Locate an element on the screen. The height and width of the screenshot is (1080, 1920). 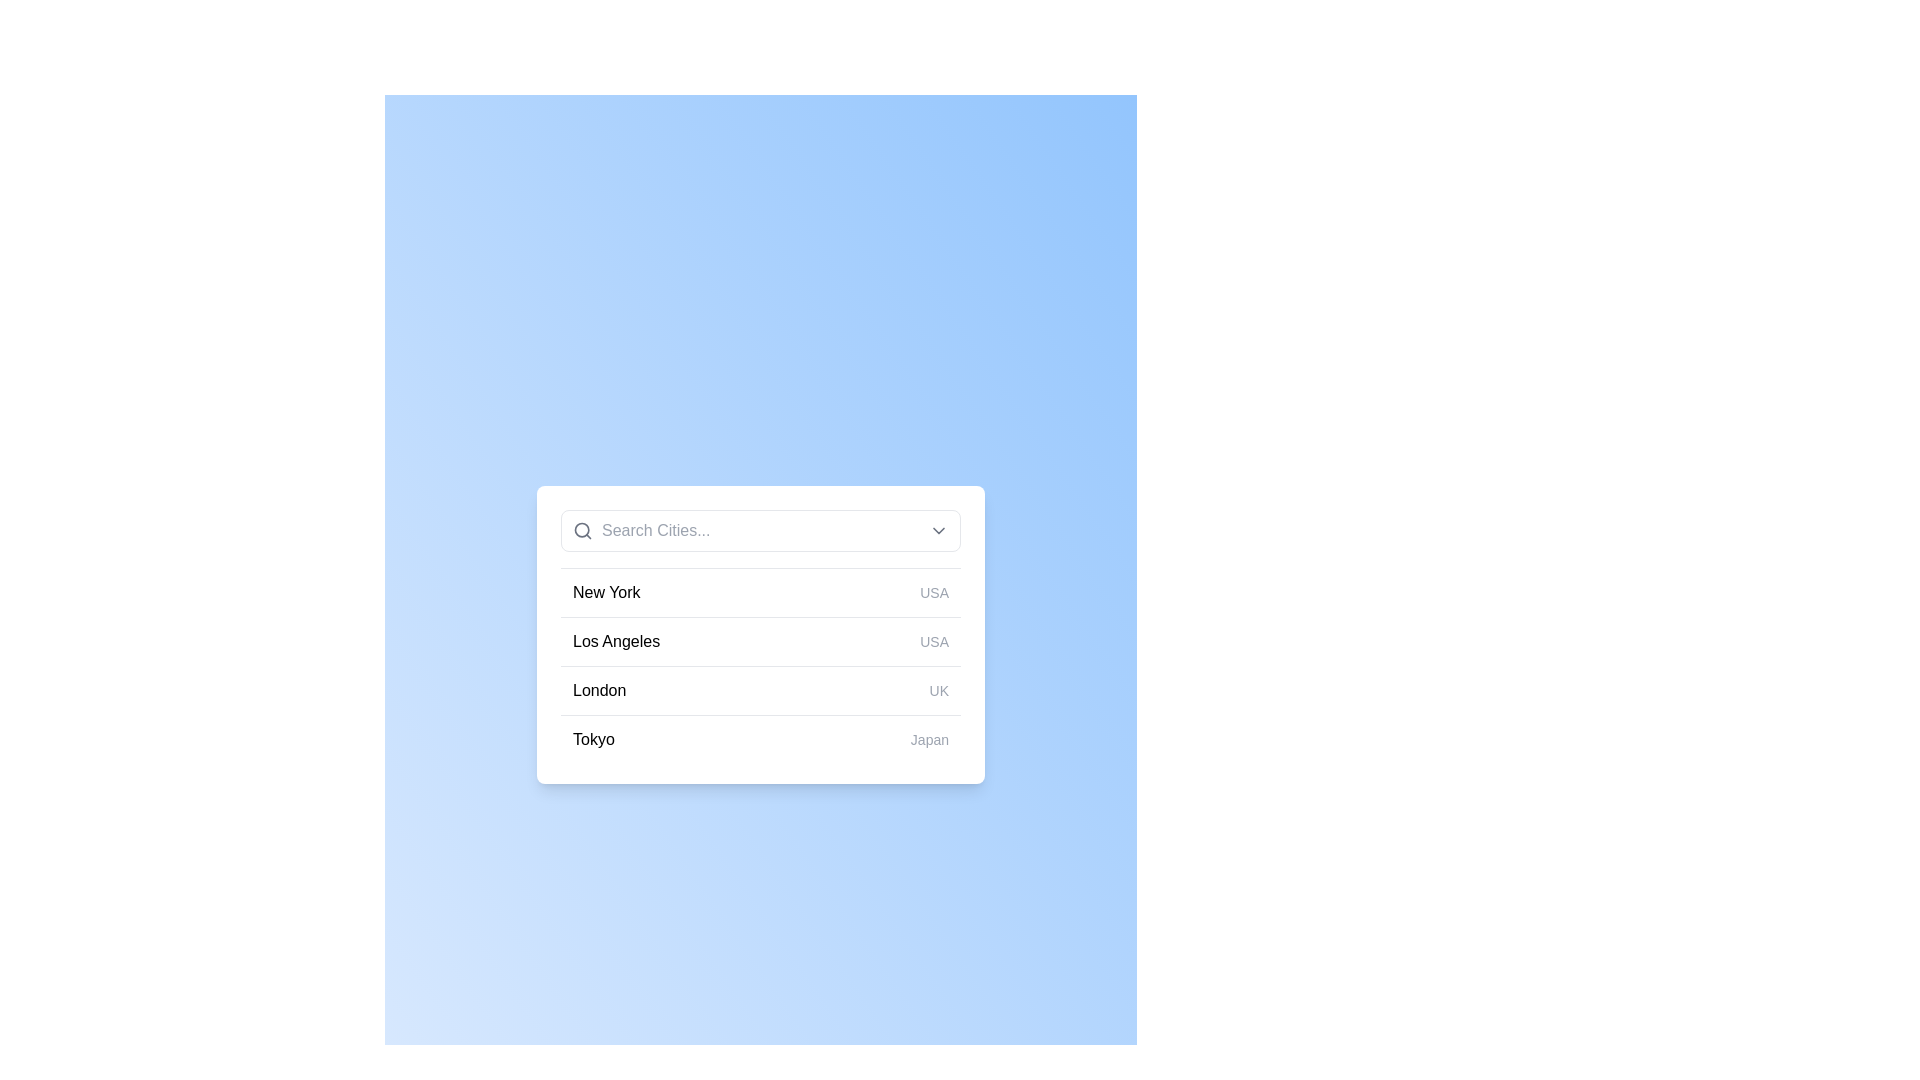
the list item labeled 'Tokyo' which is the fourth row in the vertical list, highlighting the row as it is hovered over is located at coordinates (760, 739).